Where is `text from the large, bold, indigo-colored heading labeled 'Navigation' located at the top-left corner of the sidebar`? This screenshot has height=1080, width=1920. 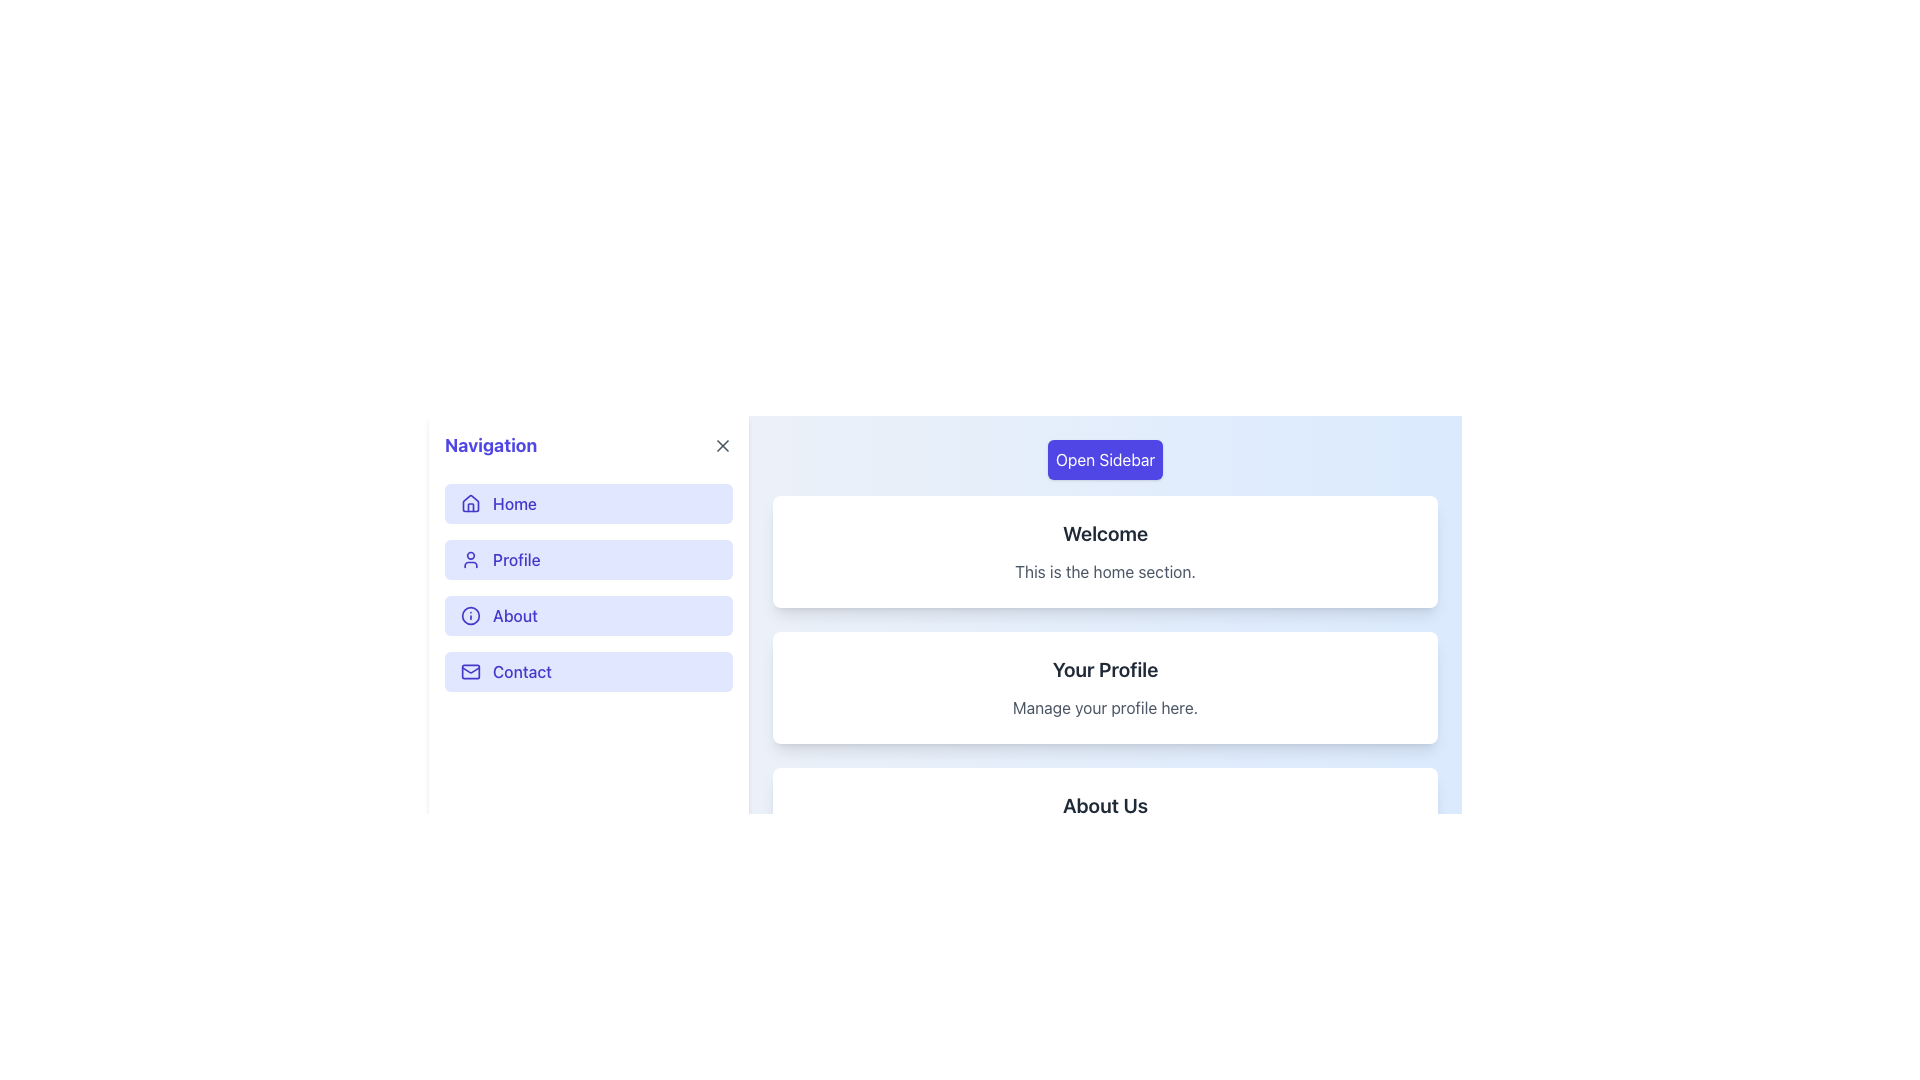 text from the large, bold, indigo-colored heading labeled 'Navigation' located at the top-left corner of the sidebar is located at coordinates (491, 445).